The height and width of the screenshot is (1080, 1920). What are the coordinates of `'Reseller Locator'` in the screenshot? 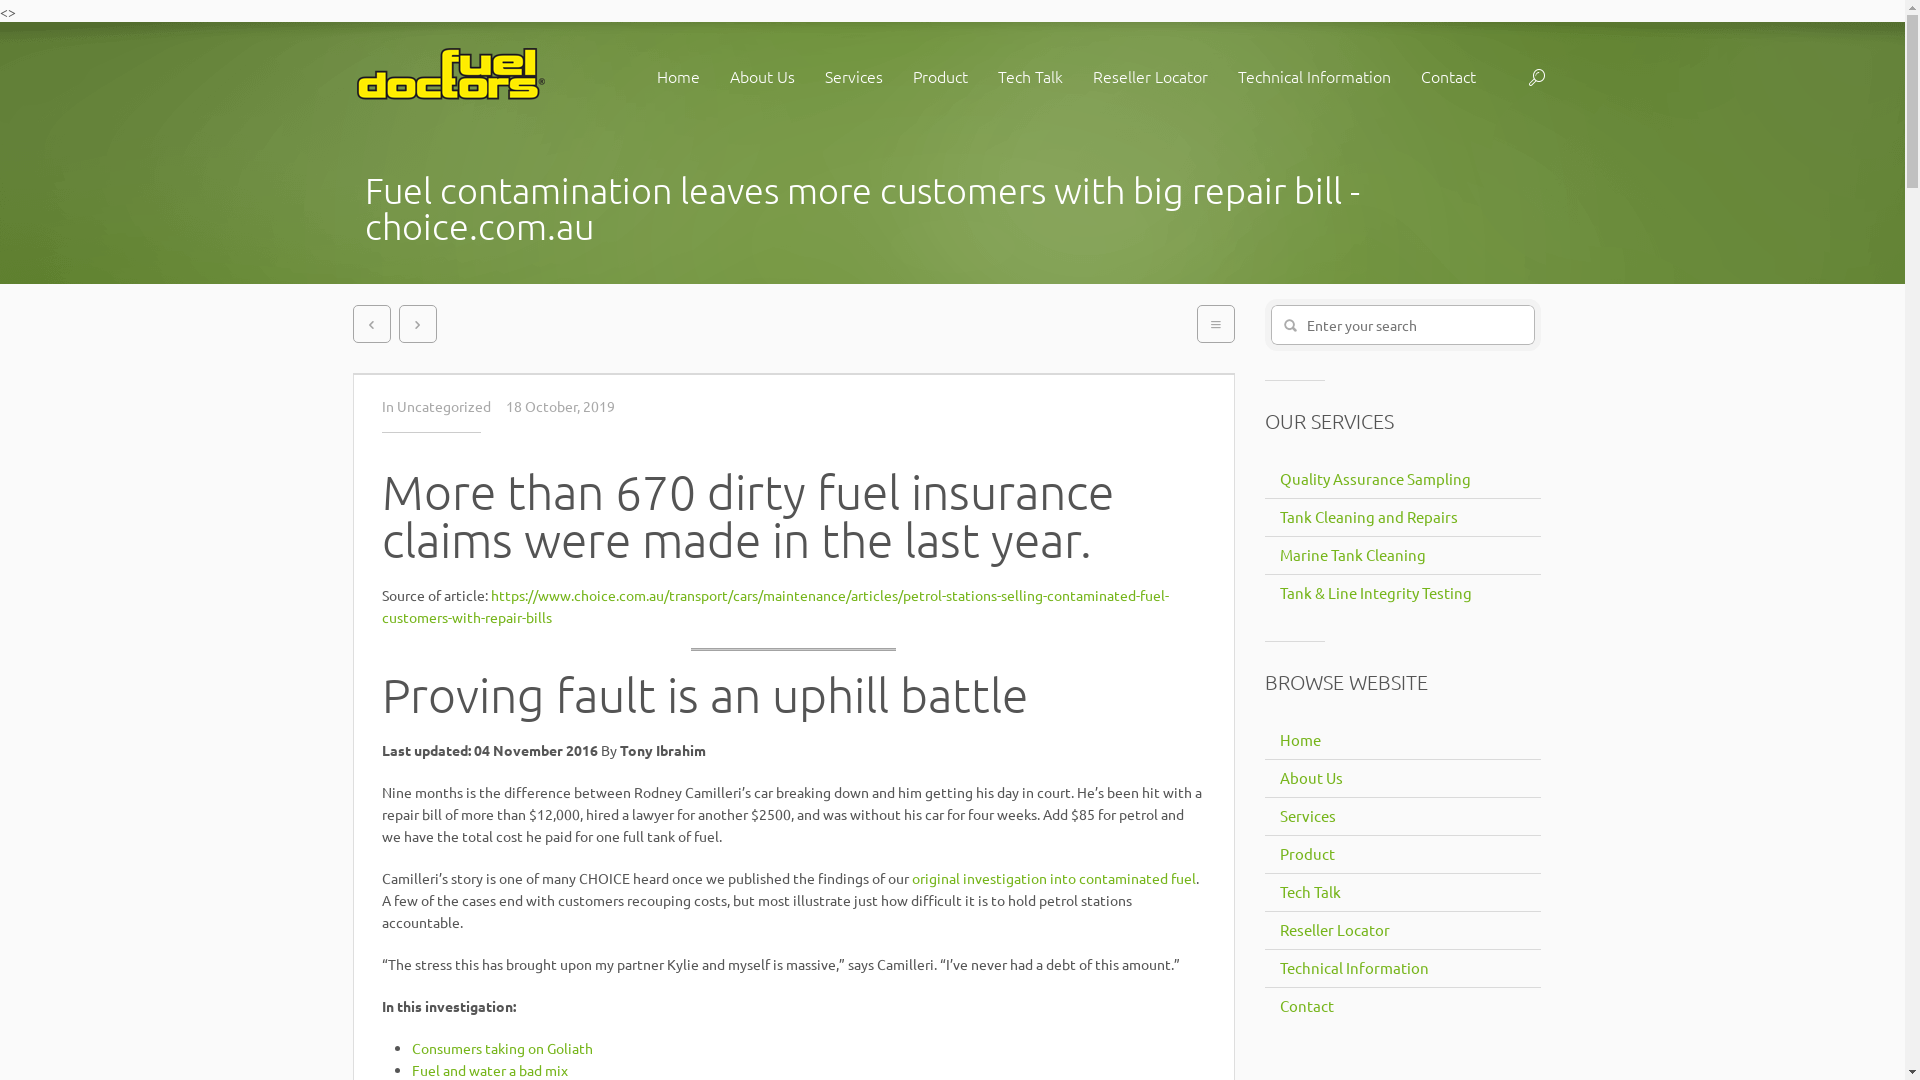 It's located at (1331, 929).